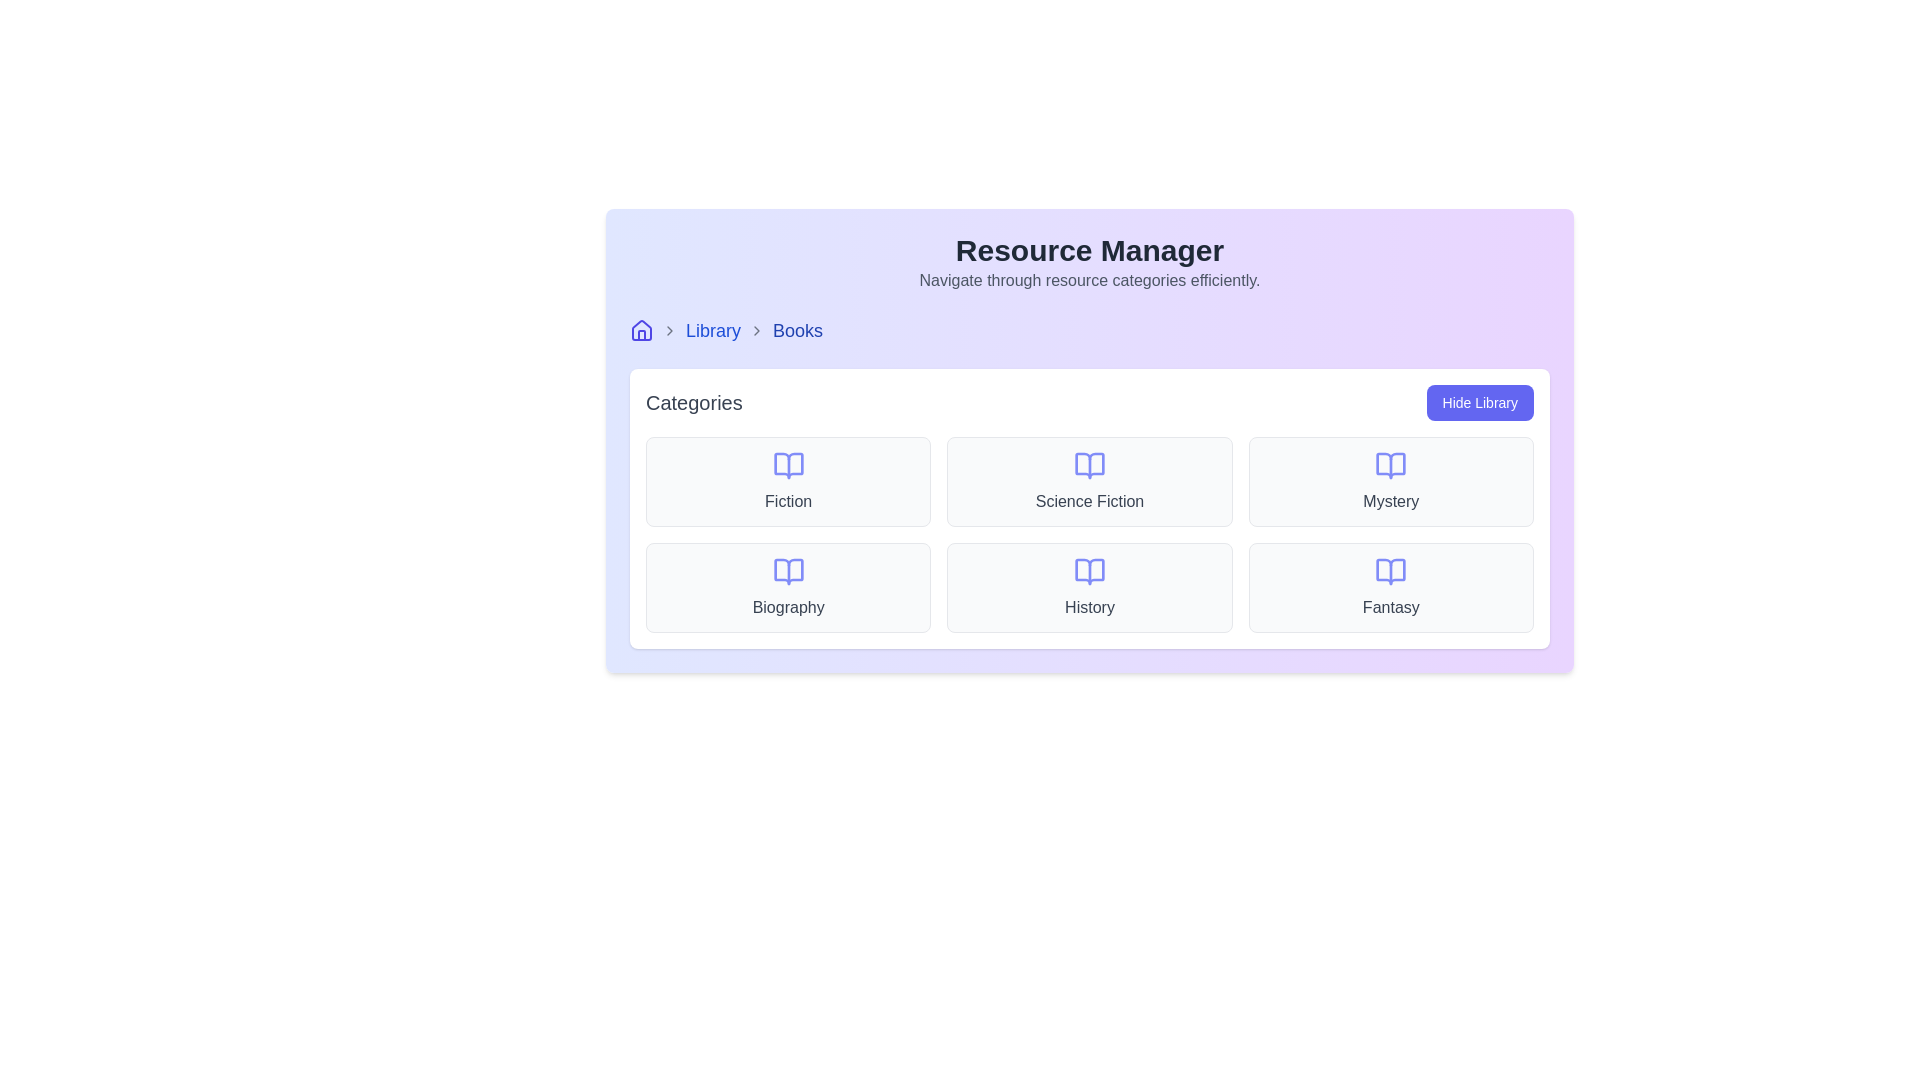  What do you see at coordinates (1088, 482) in the screenshot?
I see `the 'Science Fiction' button, which is a rectangular box with a light gray background, an indigo open book icon at the top center, and 'Science Fiction' text in medium gray below the icon` at bounding box center [1088, 482].